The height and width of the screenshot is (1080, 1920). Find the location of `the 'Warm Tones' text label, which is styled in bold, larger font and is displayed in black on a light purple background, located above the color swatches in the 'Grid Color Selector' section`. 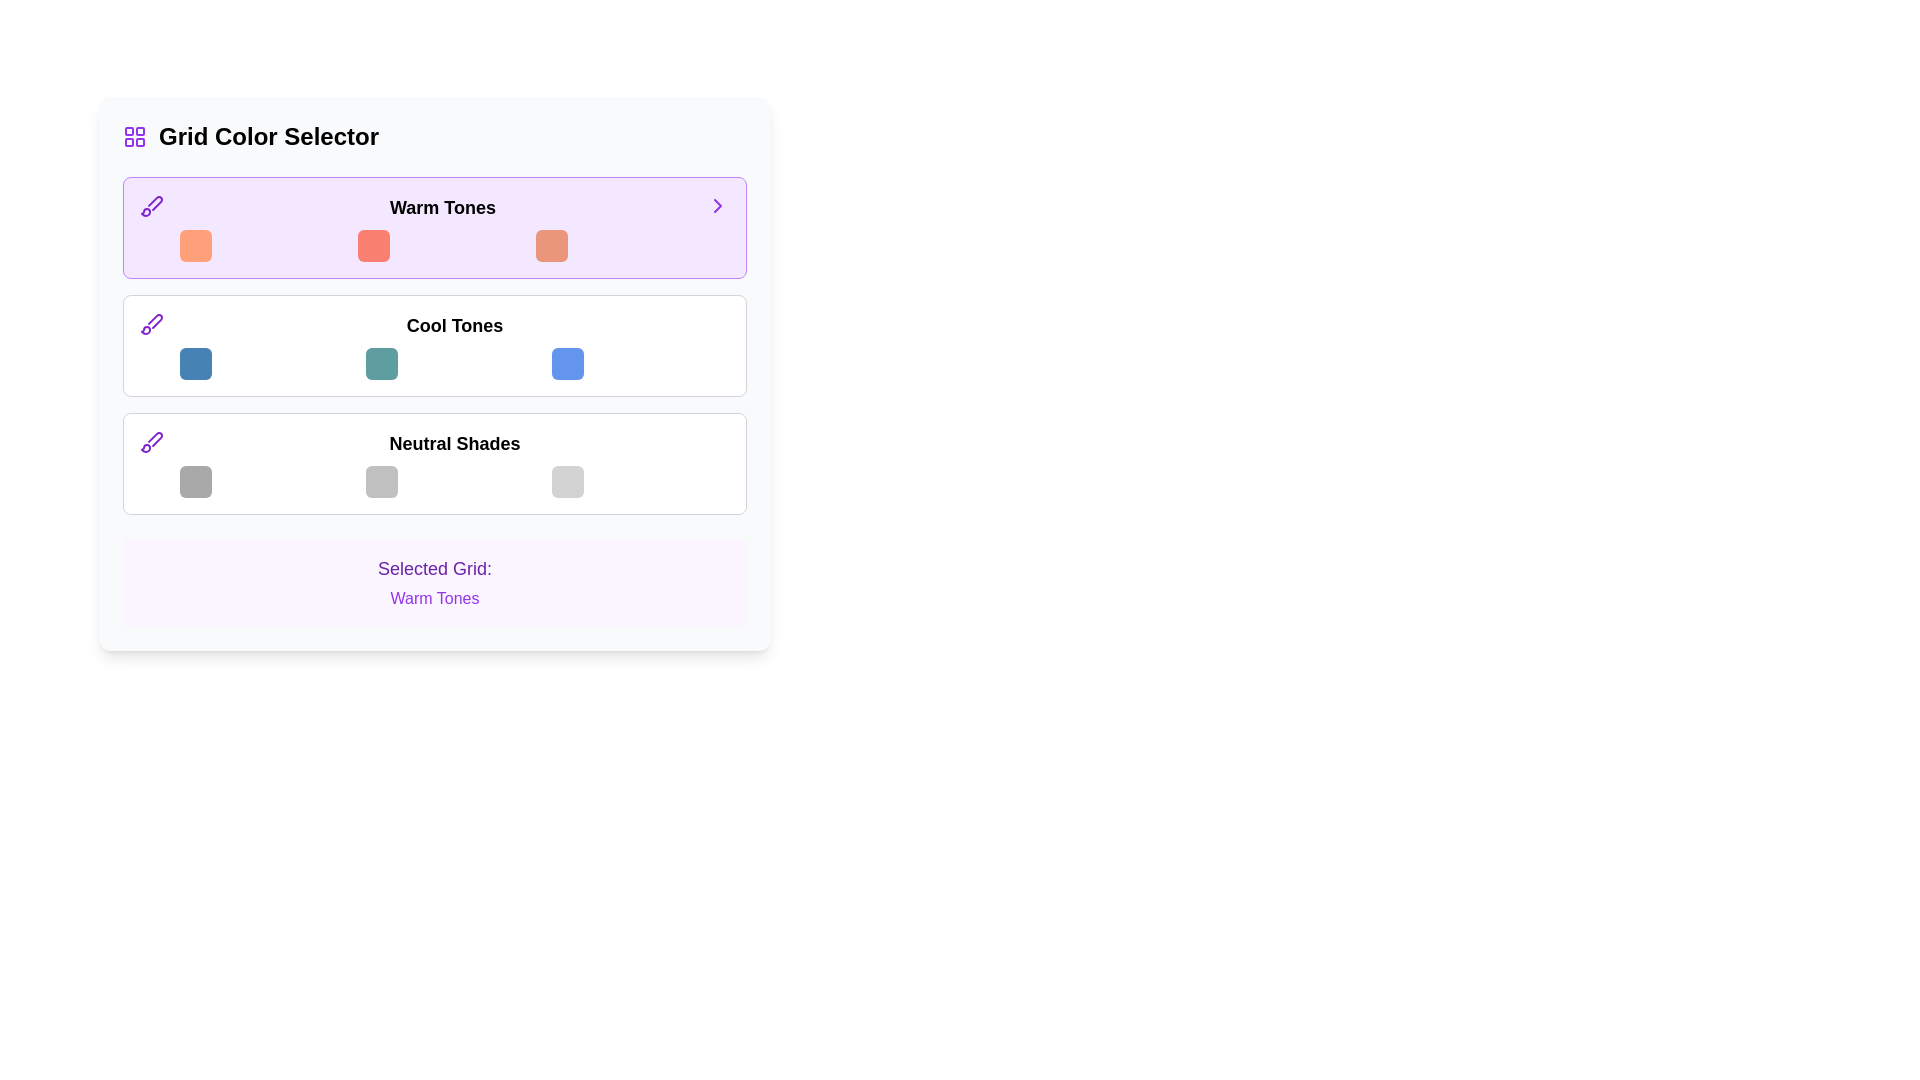

the 'Warm Tones' text label, which is styled in bold, larger font and is displayed in black on a light purple background, located above the color swatches in the 'Grid Color Selector' section is located at coordinates (441, 208).